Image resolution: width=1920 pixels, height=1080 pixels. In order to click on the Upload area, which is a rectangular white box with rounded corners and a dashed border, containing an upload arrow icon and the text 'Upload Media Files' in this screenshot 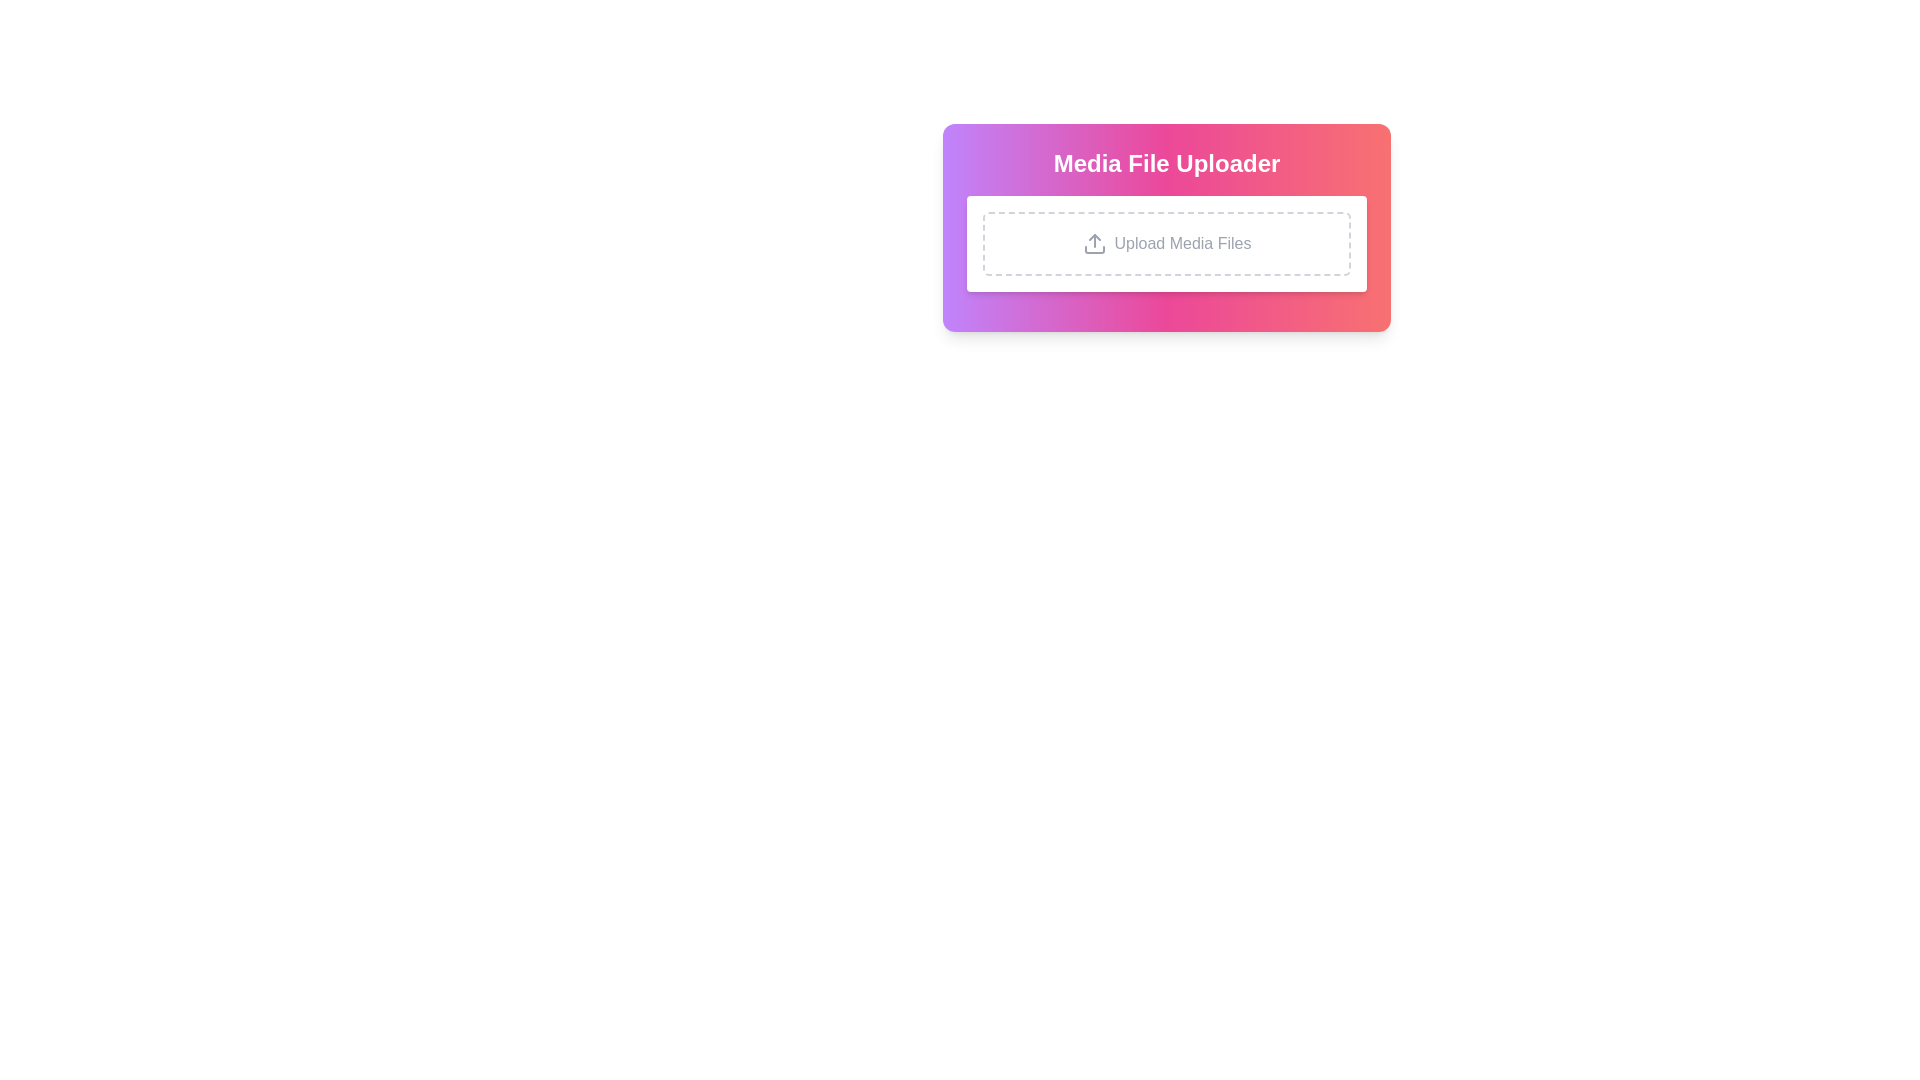, I will do `click(1166, 242)`.